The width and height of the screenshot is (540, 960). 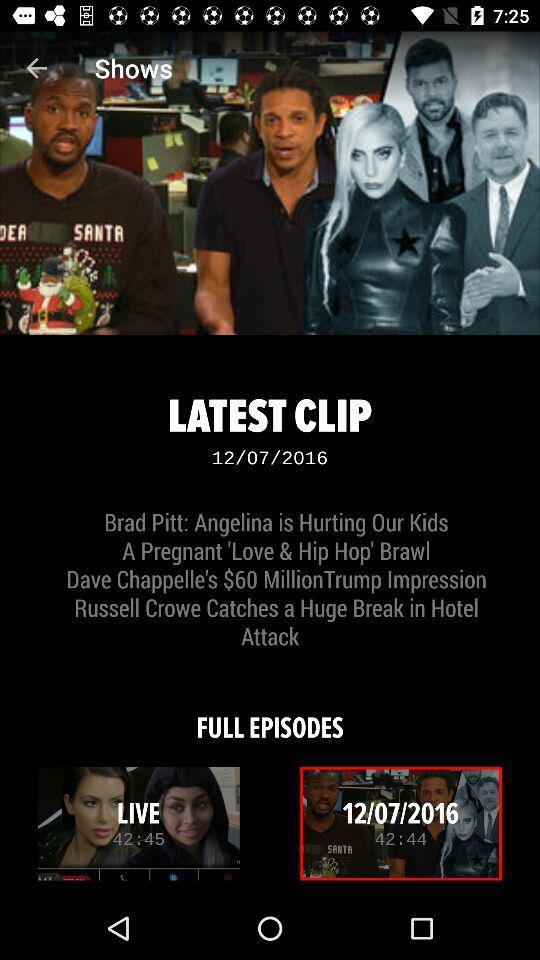 I want to click on the full episodes, so click(x=270, y=714).